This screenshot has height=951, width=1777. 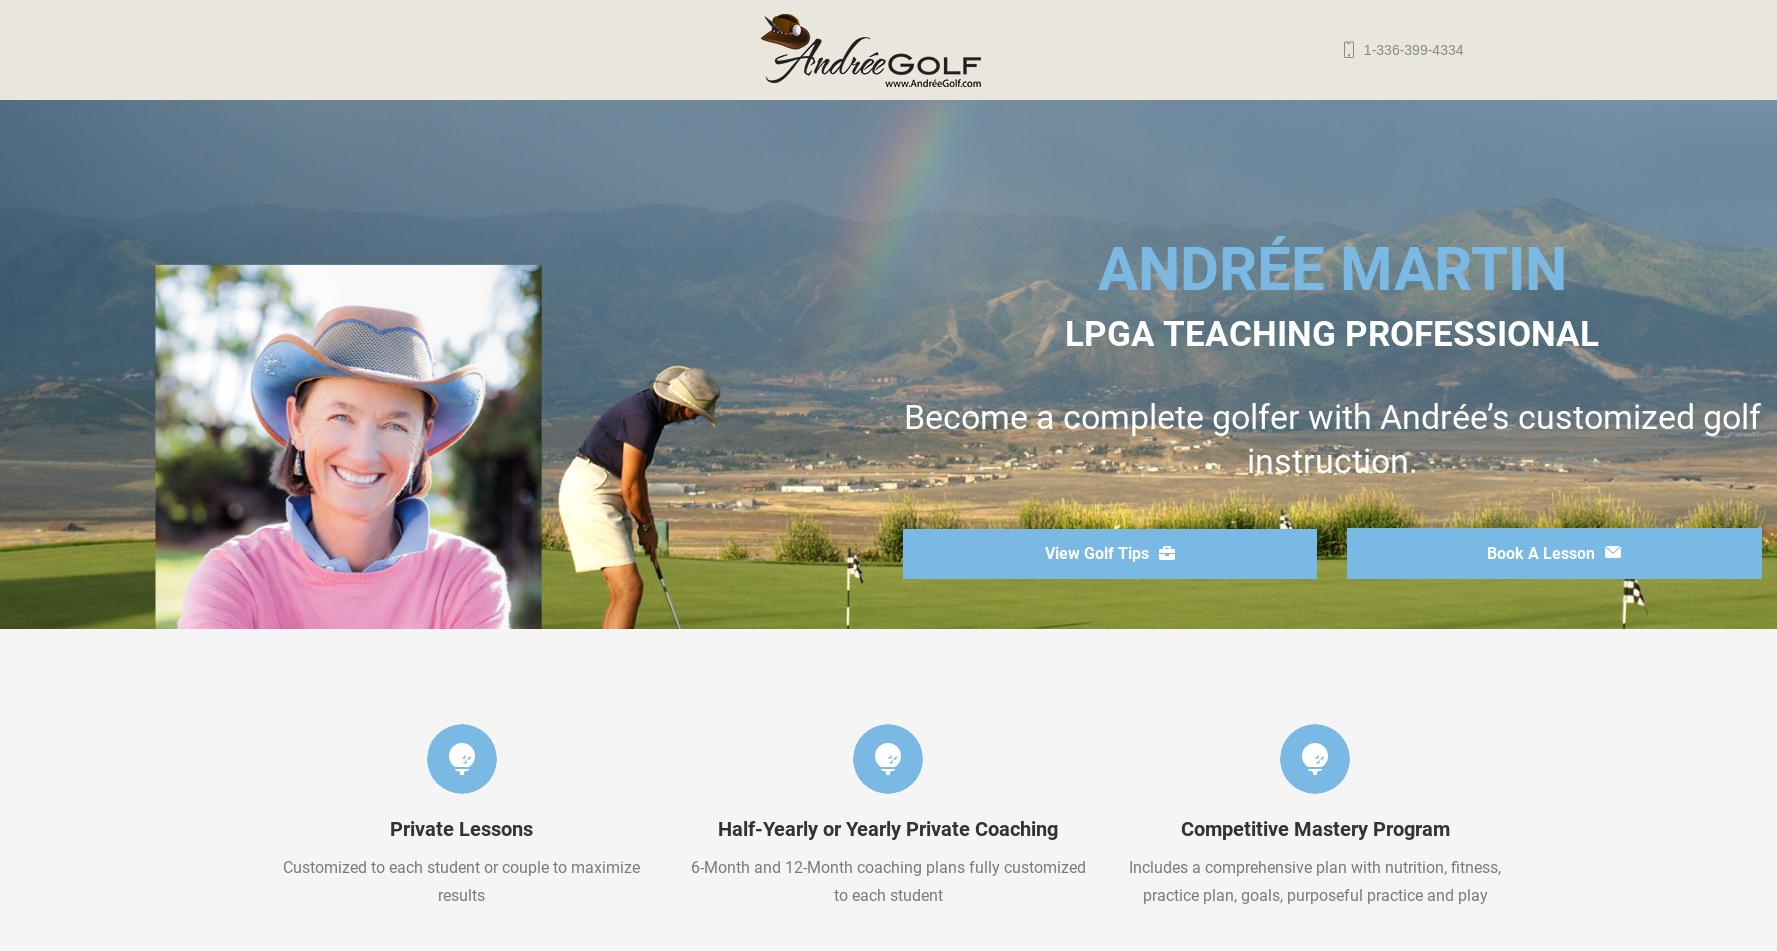 What do you see at coordinates (689, 880) in the screenshot?
I see `'6-Month and 12-Month coaching plans fully customized to each student'` at bounding box center [689, 880].